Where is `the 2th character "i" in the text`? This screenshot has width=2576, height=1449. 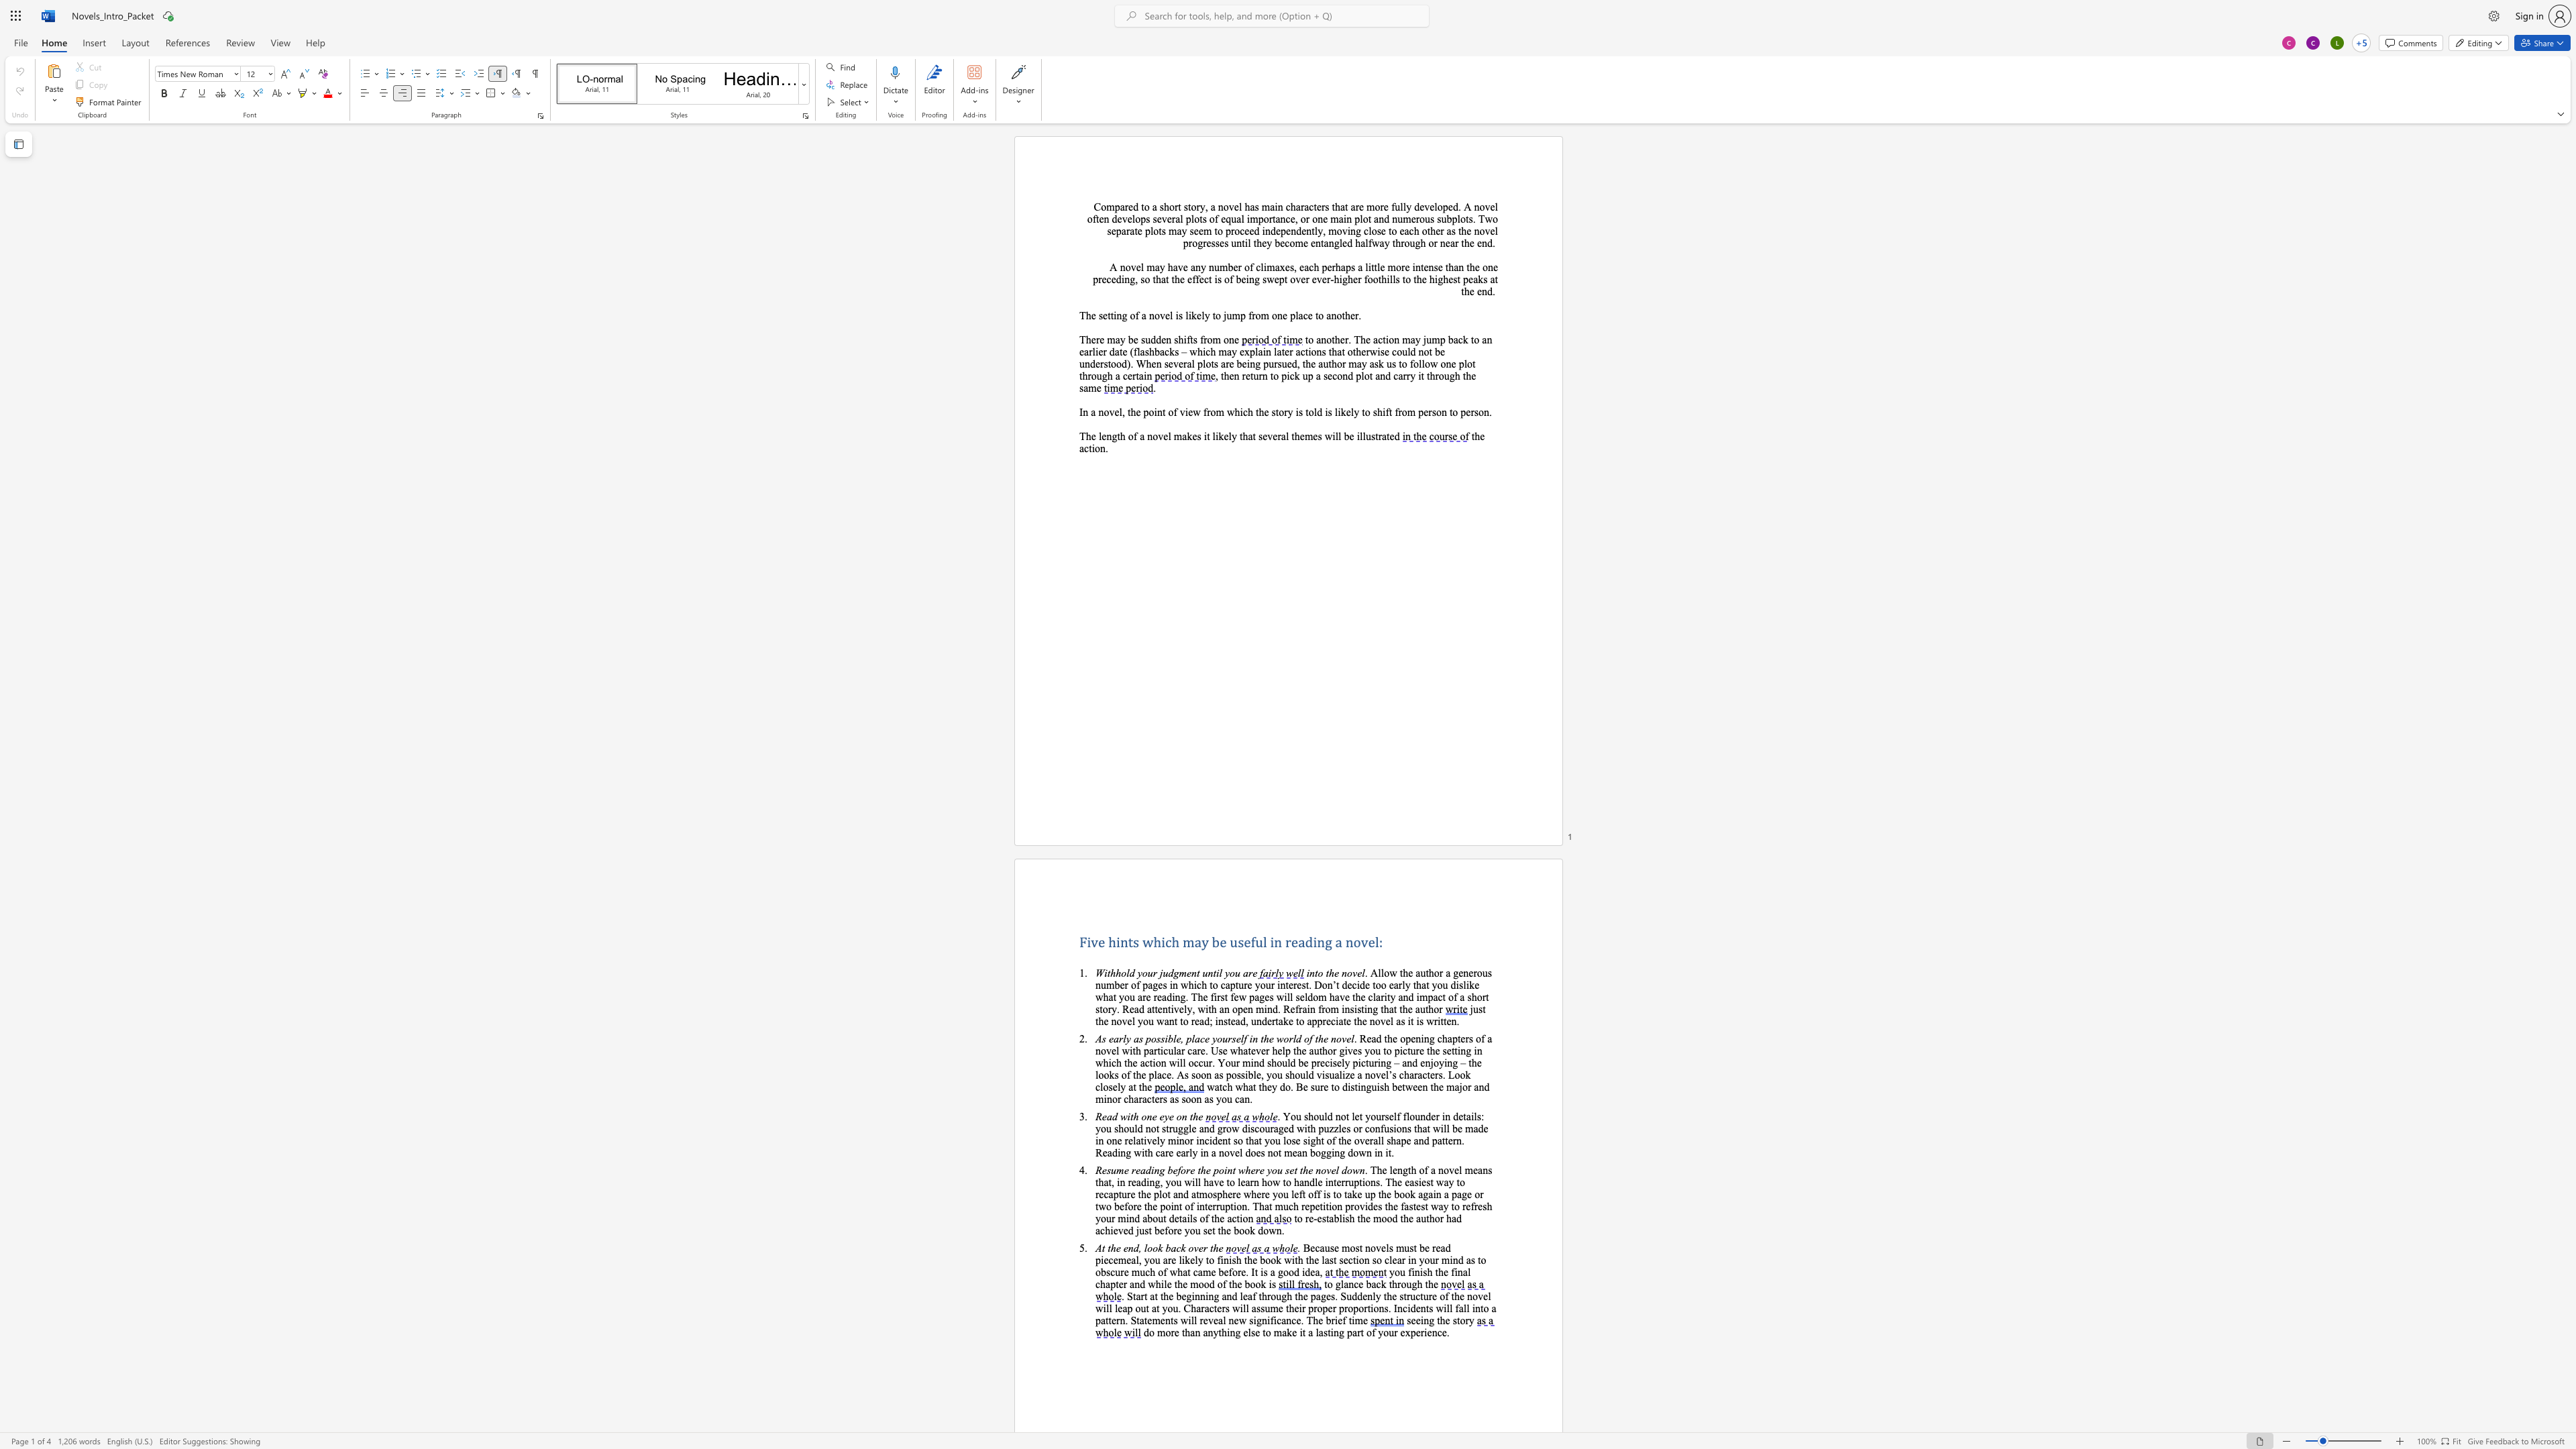 the 2th character "i" in the text is located at coordinates (1218, 972).